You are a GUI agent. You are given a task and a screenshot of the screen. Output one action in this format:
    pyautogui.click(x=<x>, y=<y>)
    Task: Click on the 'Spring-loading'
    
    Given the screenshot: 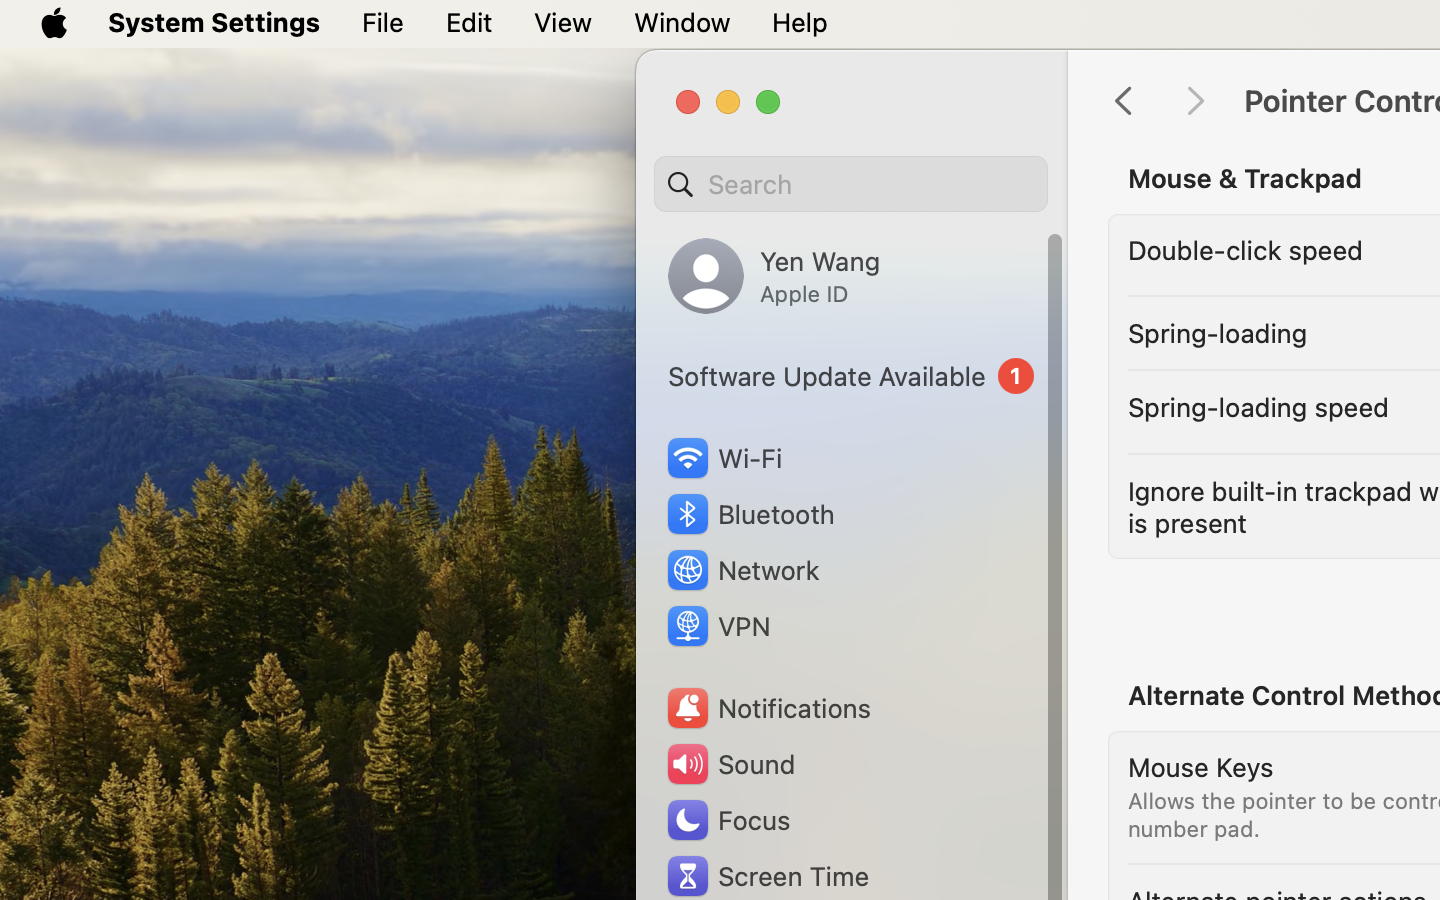 What is the action you would take?
    pyautogui.click(x=1216, y=331)
    